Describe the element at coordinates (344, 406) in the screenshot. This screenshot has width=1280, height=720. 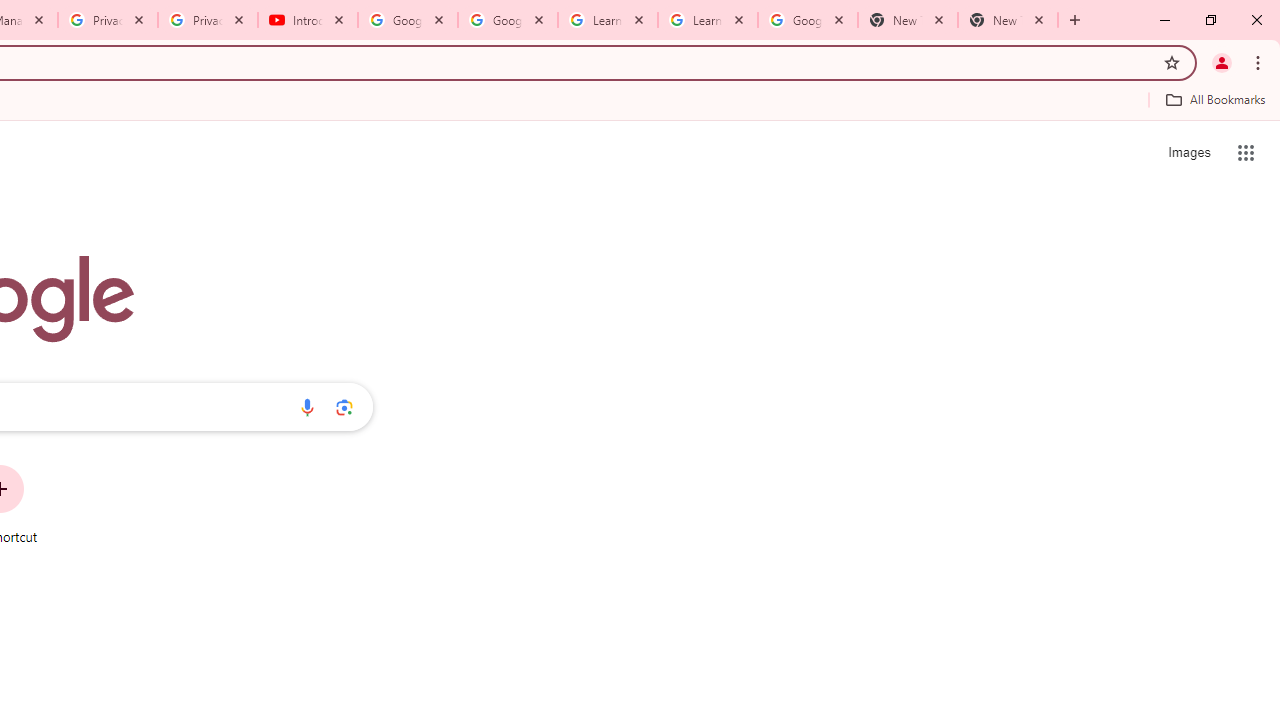
I see `'Search by image'` at that location.